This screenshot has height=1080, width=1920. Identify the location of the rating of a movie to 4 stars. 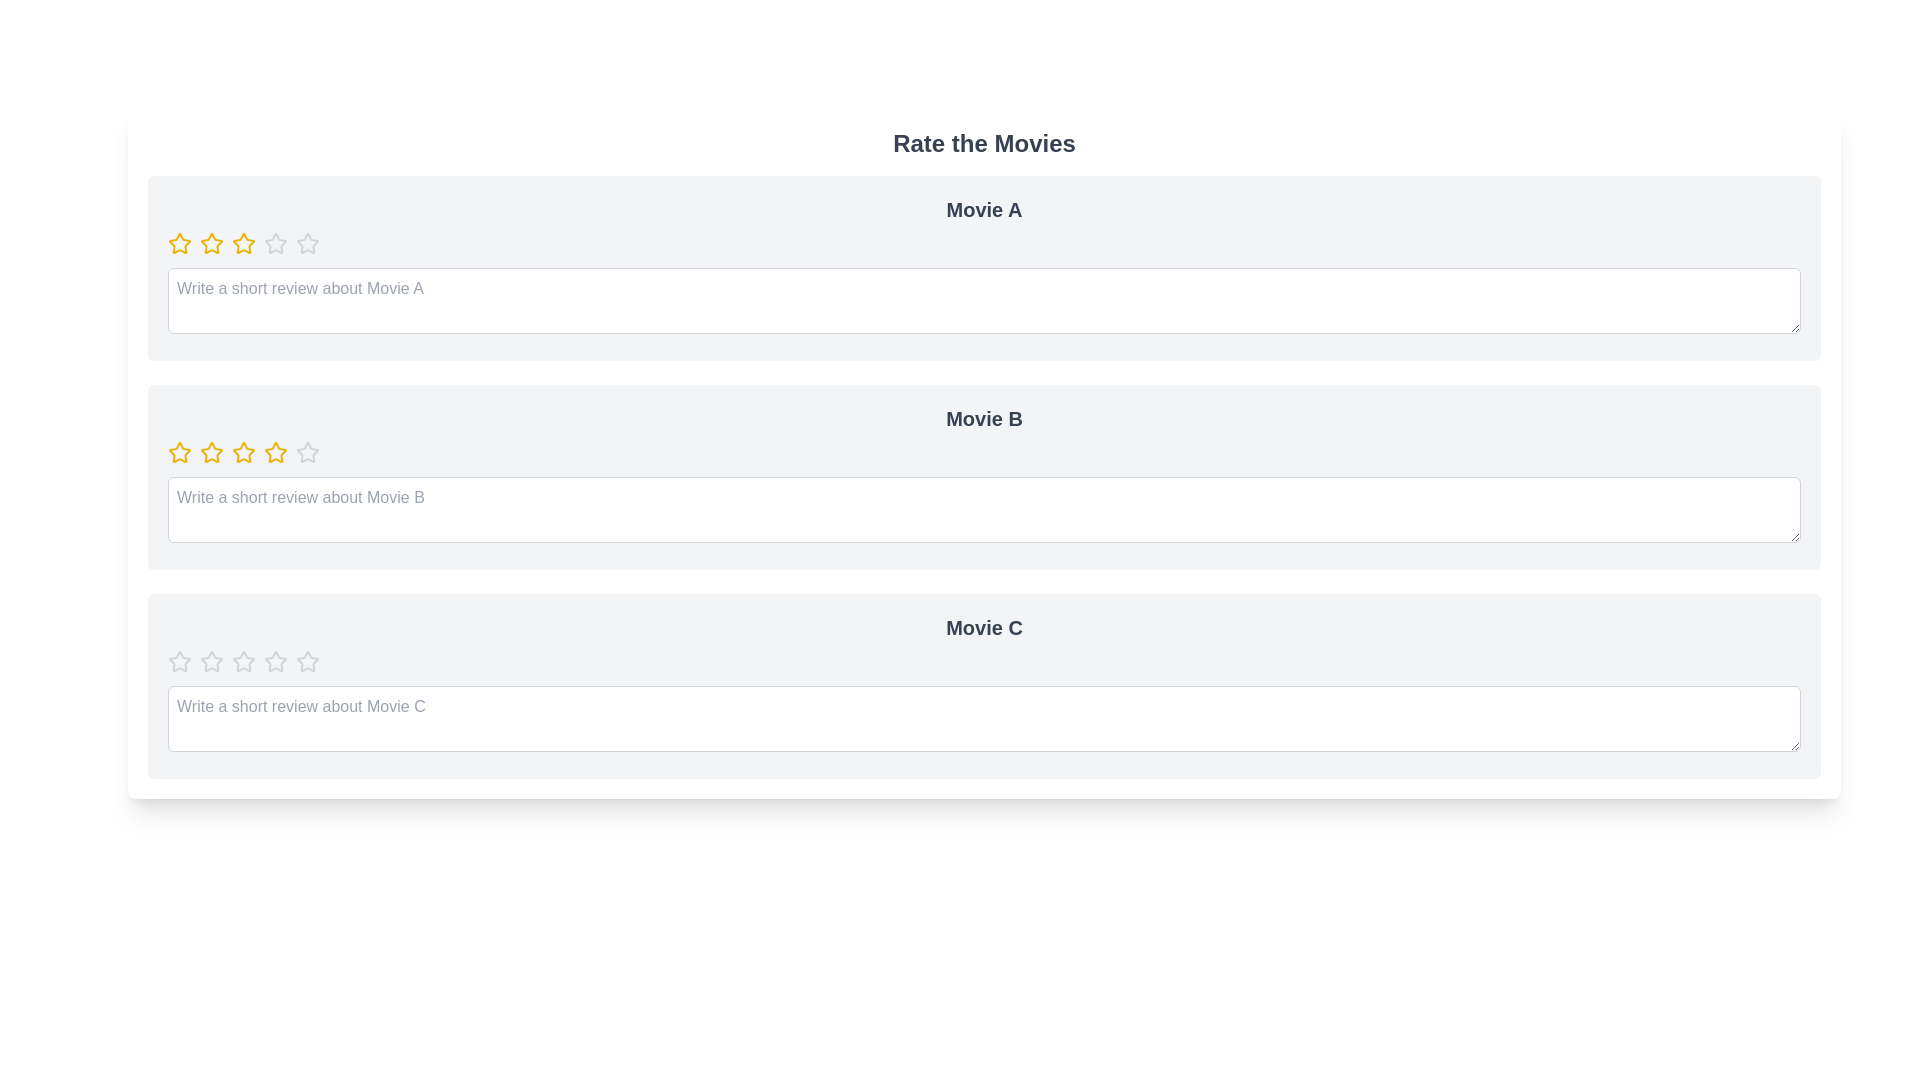
(274, 242).